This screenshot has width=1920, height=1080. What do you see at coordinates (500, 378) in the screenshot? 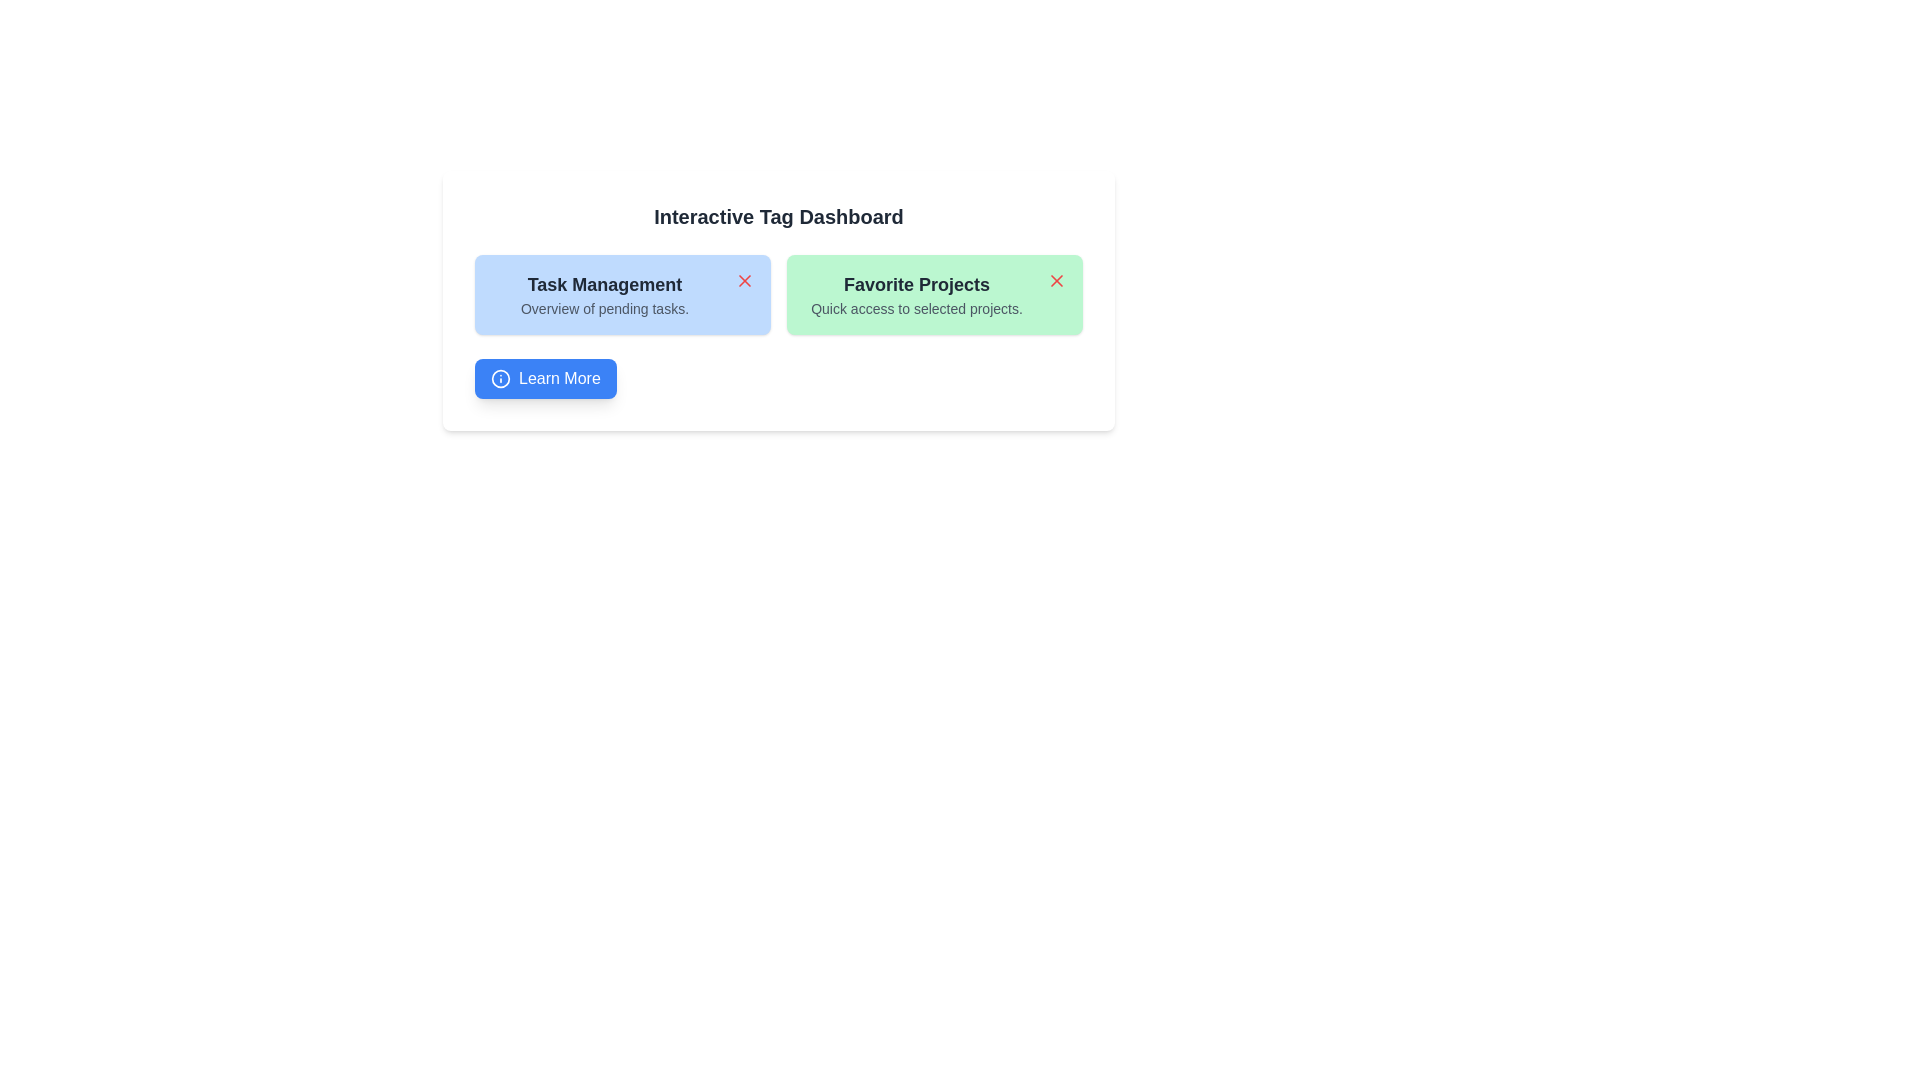
I see `the informational icon located to the left of the 'Learn More' text within the button component beneath the 'Task Management' card` at bounding box center [500, 378].